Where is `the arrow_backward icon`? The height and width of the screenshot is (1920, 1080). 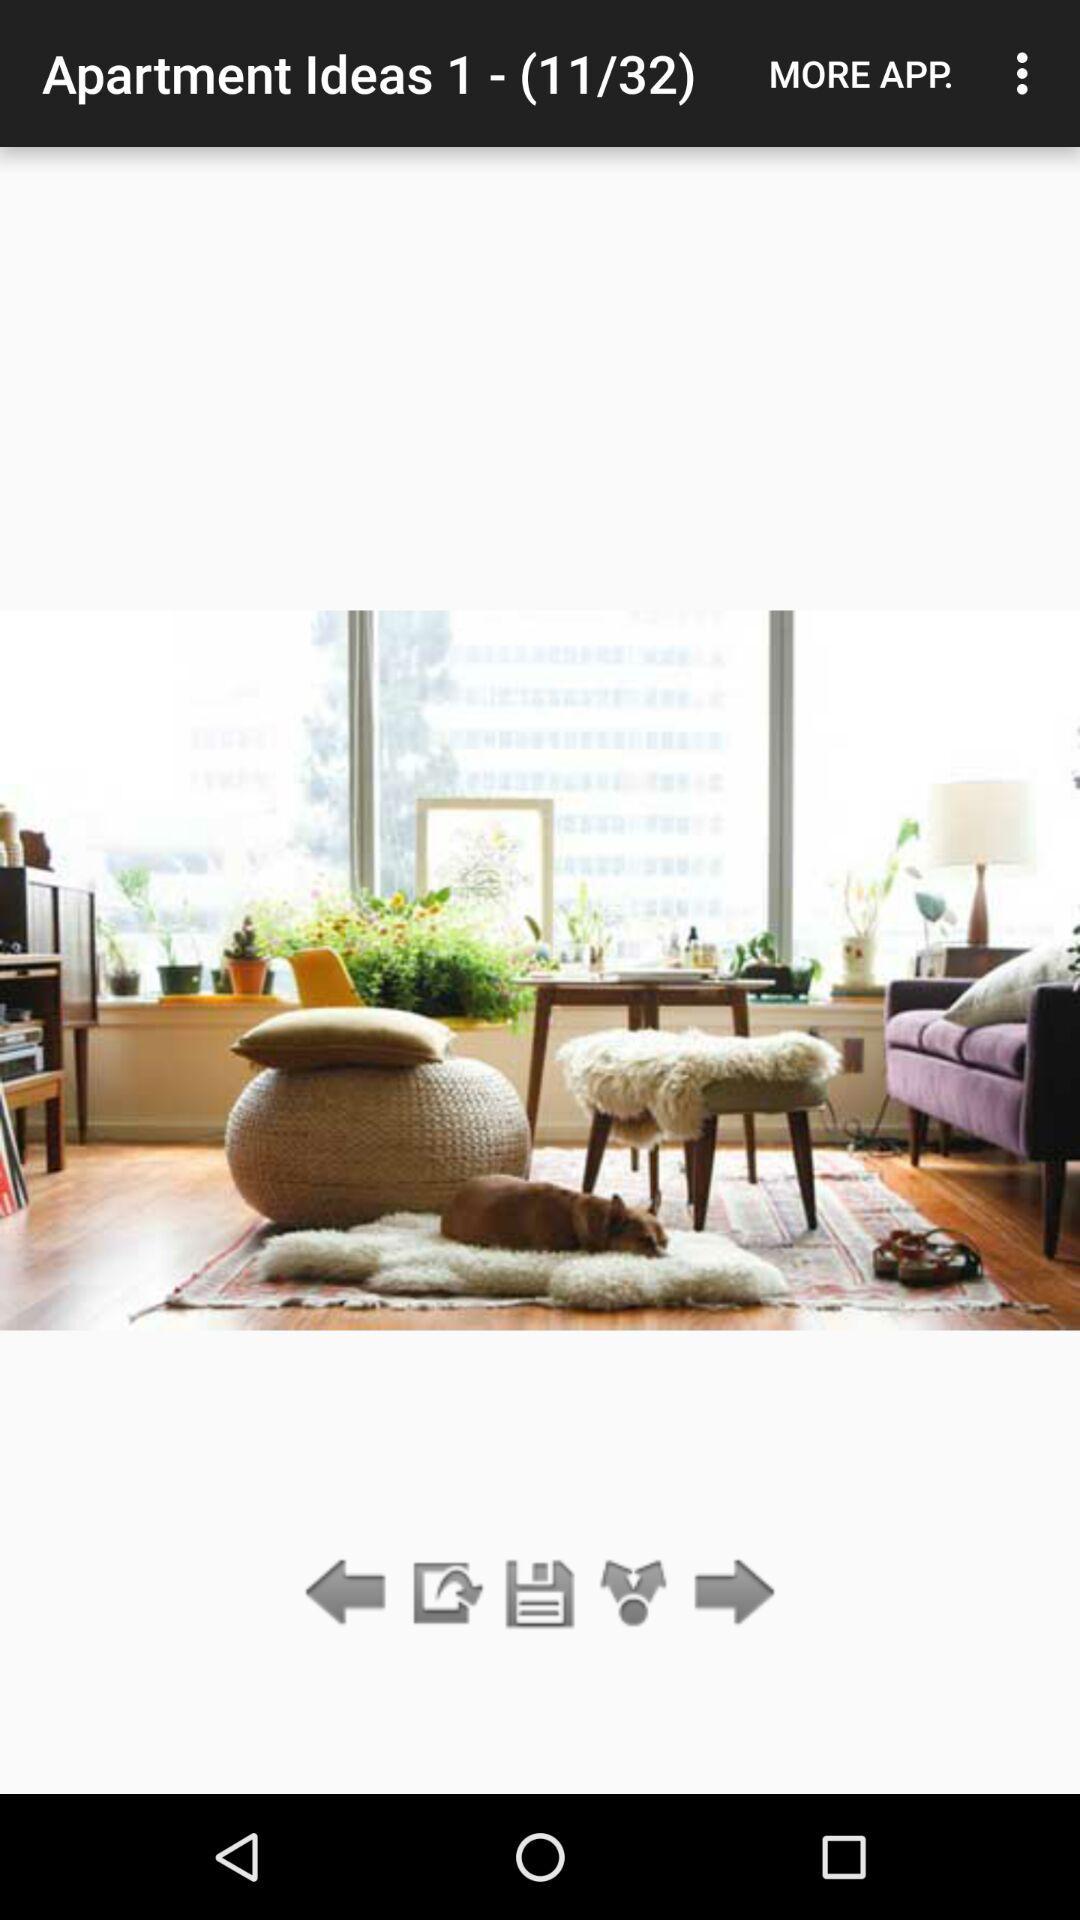 the arrow_backward icon is located at coordinates (350, 1593).